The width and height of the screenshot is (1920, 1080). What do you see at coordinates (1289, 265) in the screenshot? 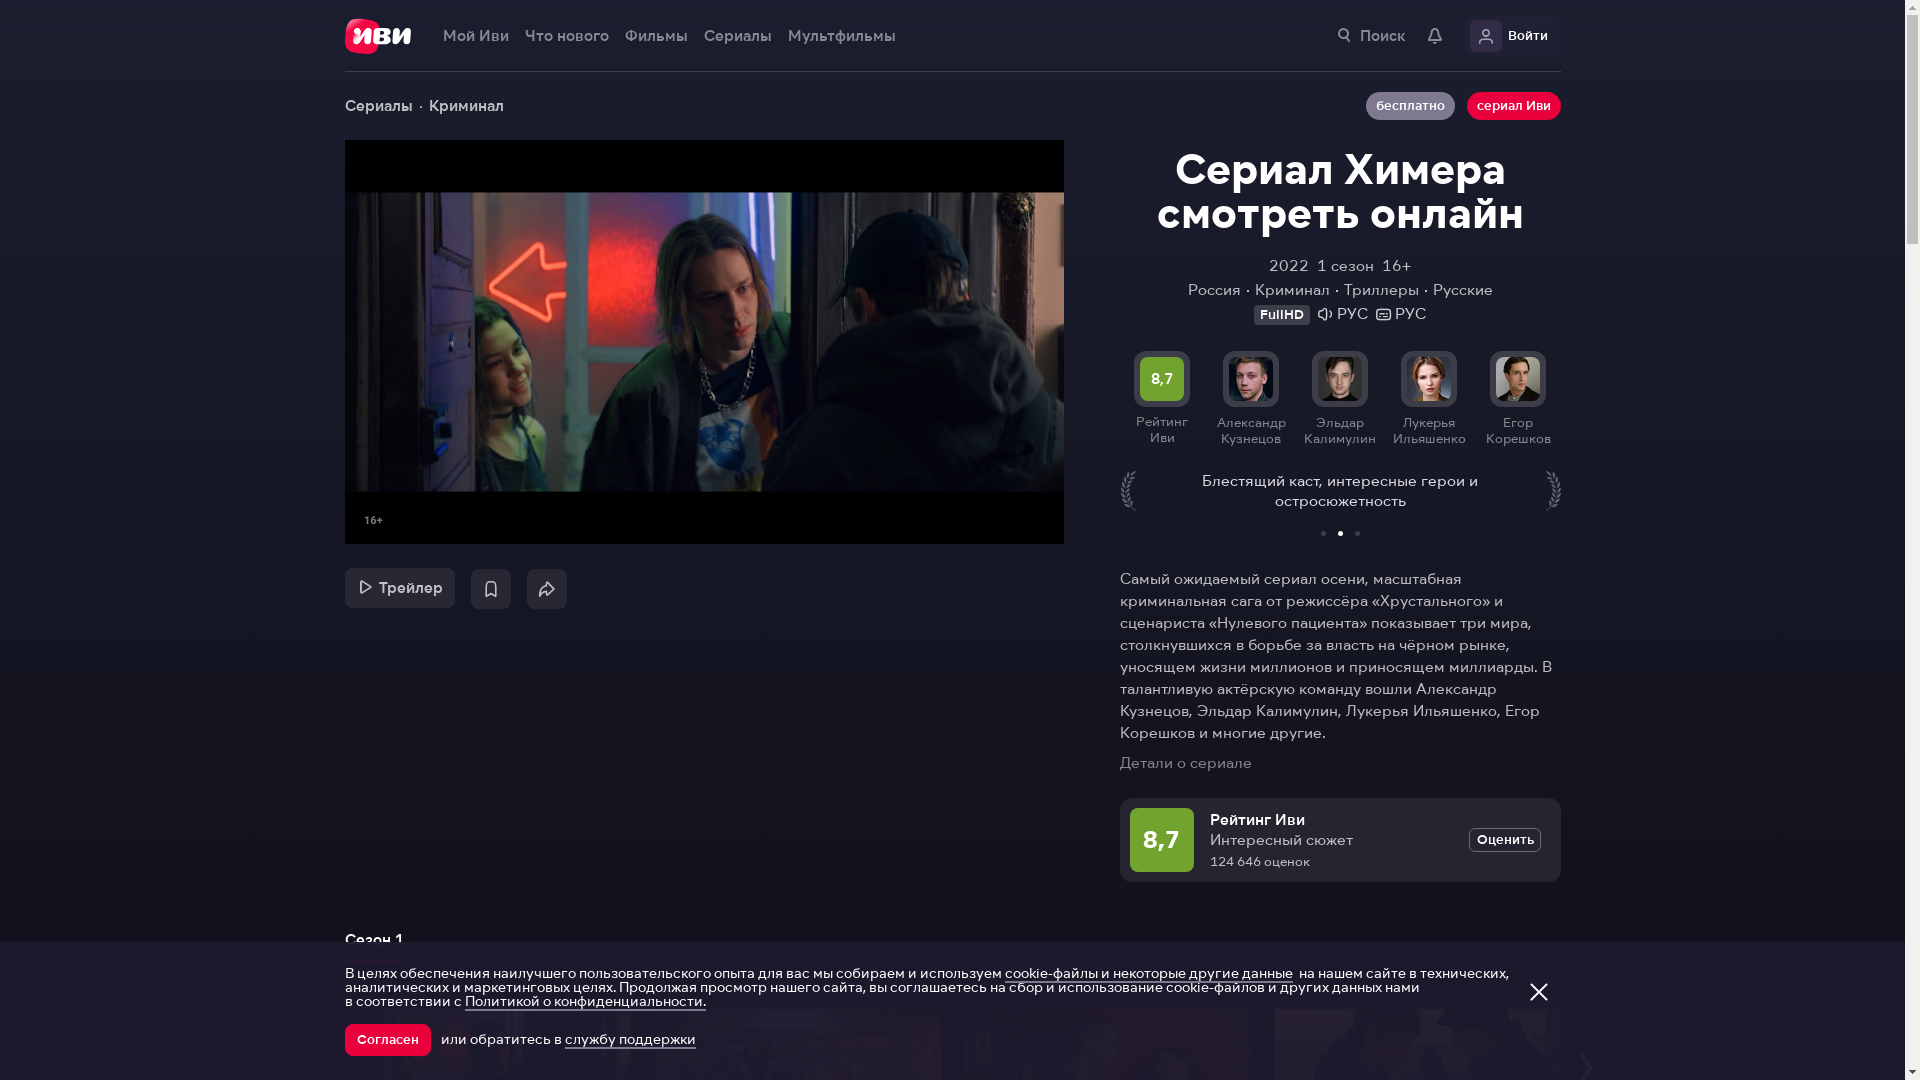
I see `'2022'` at bounding box center [1289, 265].